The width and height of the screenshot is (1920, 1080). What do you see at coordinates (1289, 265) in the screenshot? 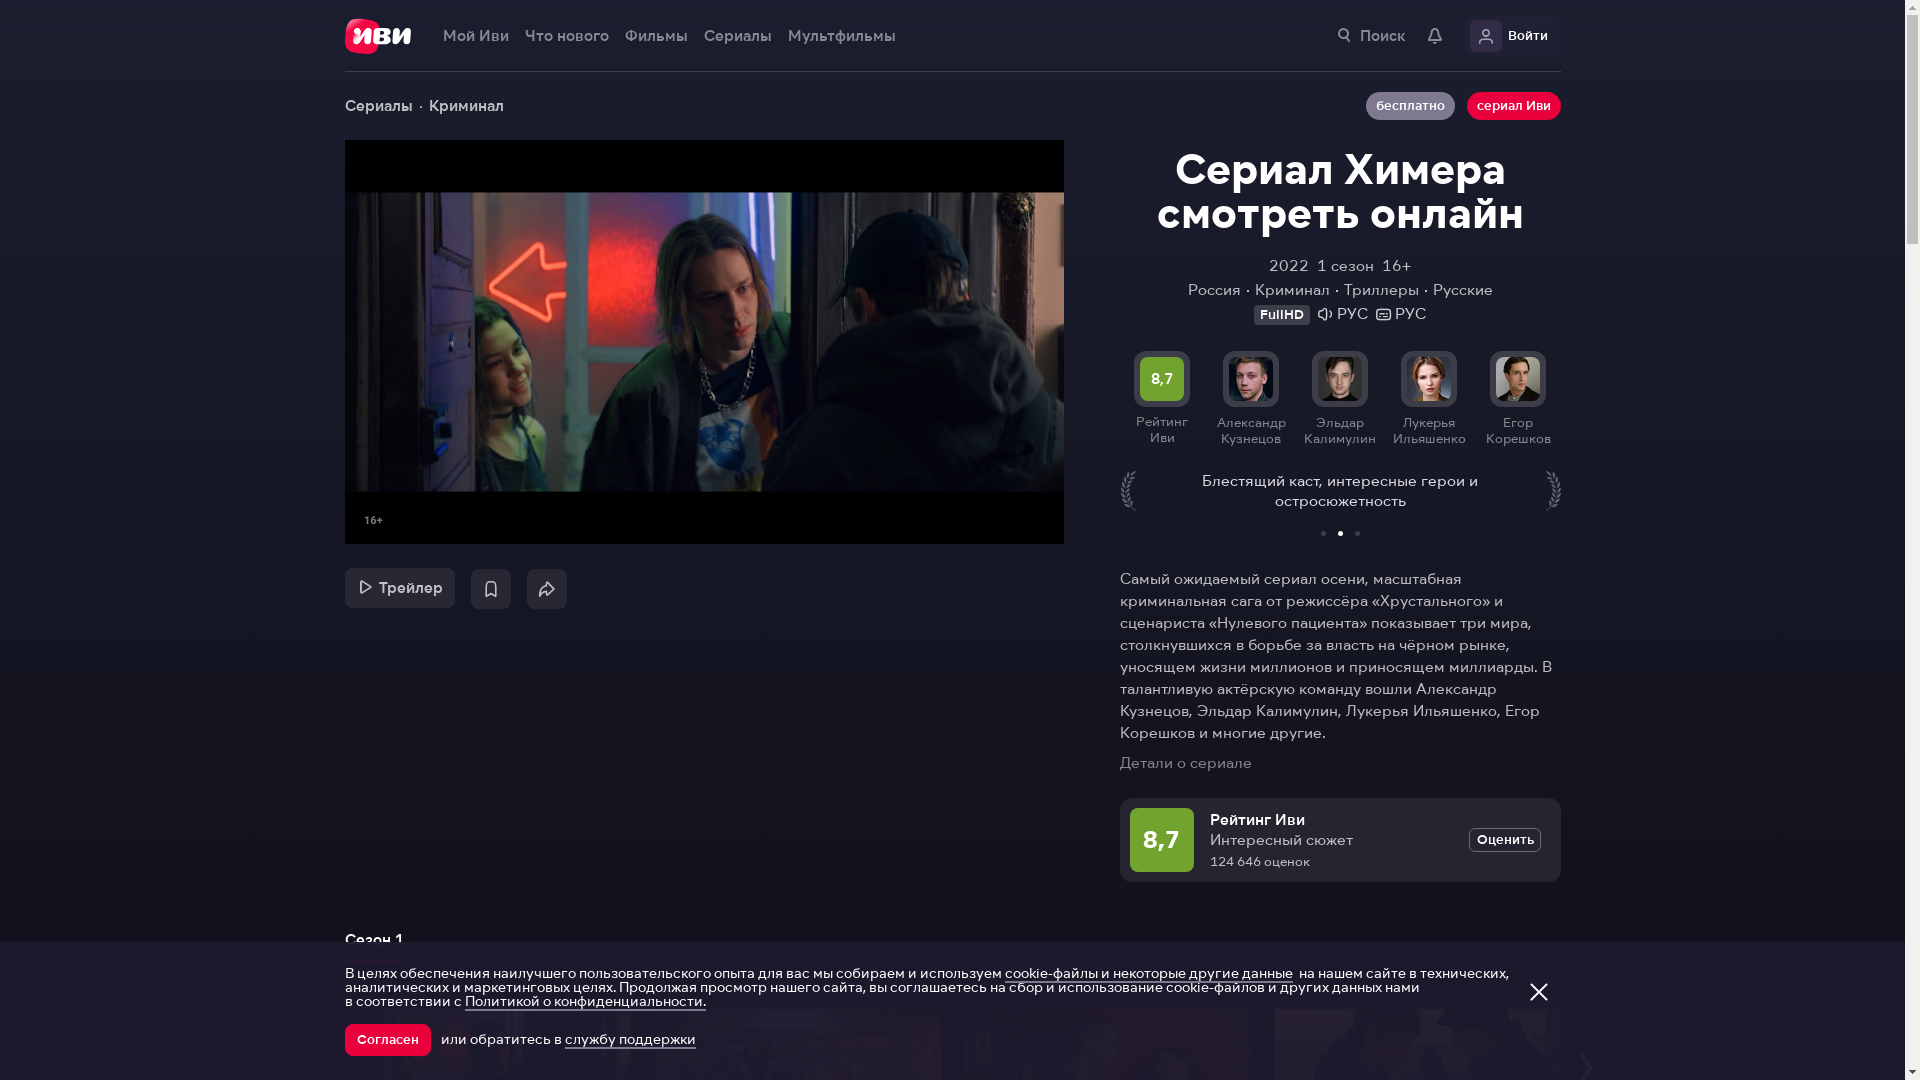
I see `'2022'` at bounding box center [1289, 265].